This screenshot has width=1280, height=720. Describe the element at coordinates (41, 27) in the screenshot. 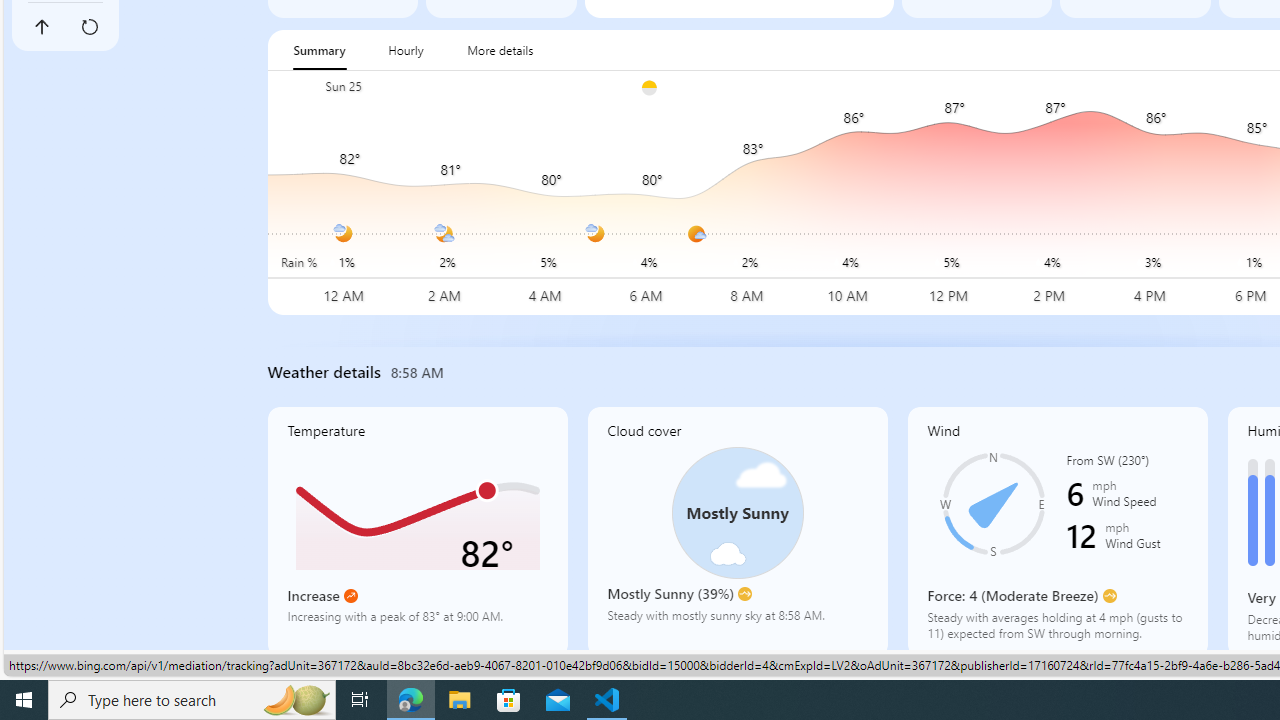

I see `'Back to top'` at that location.